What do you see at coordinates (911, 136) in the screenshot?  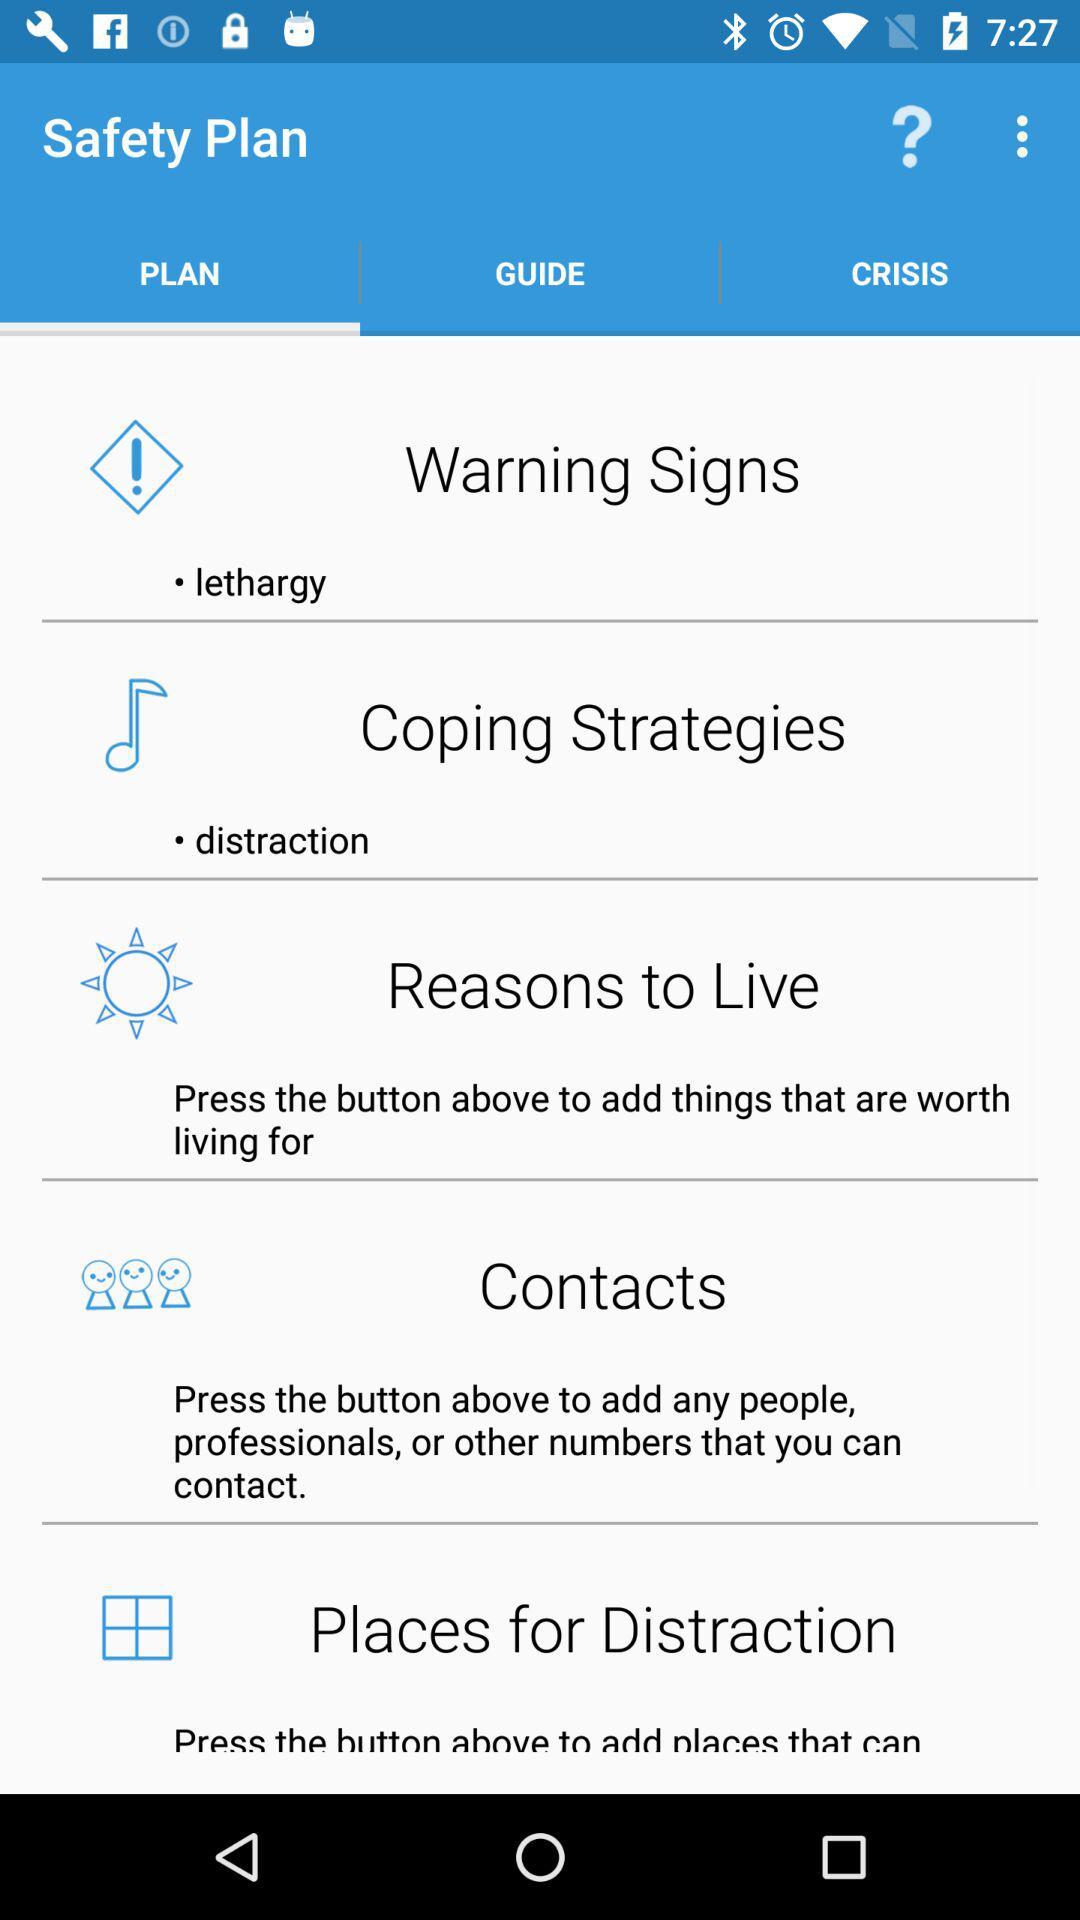 I see `the question icon` at bounding box center [911, 136].